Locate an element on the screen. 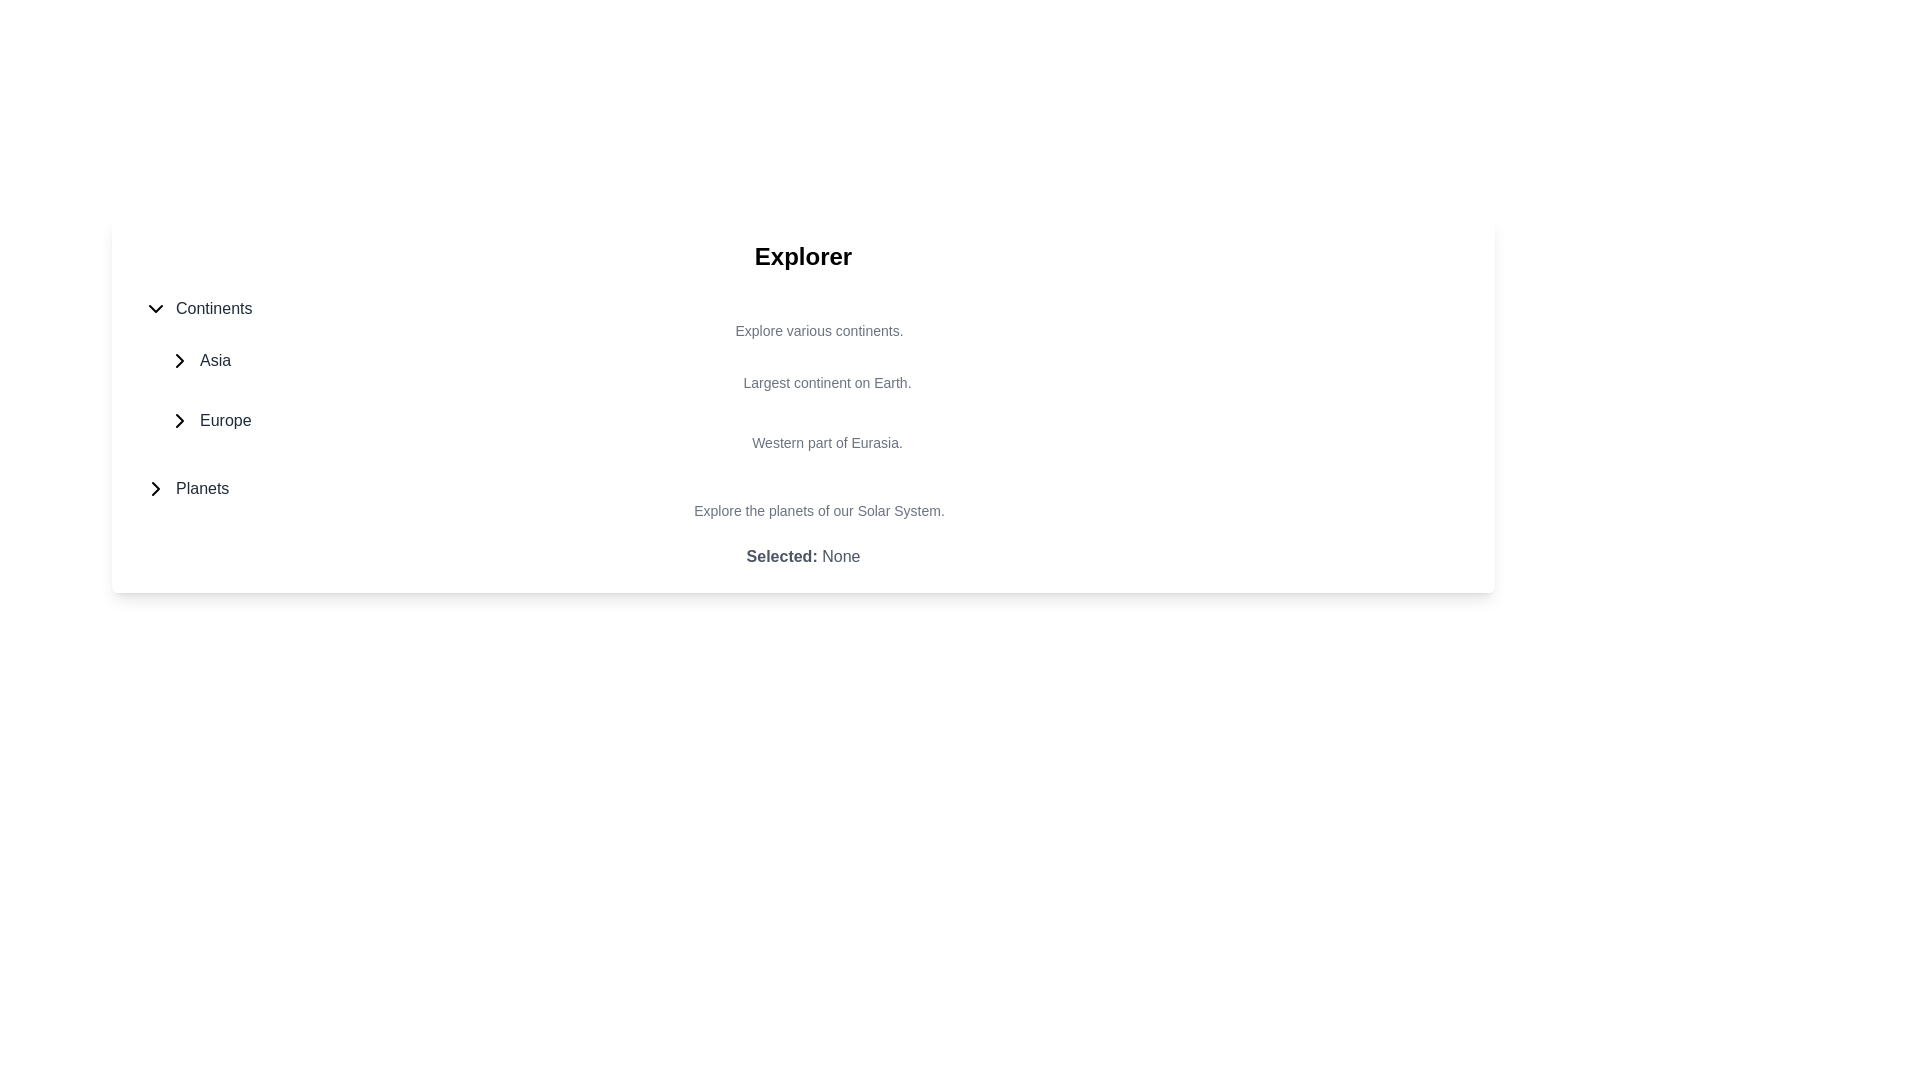  the 'Europe' label in the 'Continents' section for further interaction options is located at coordinates (225, 419).